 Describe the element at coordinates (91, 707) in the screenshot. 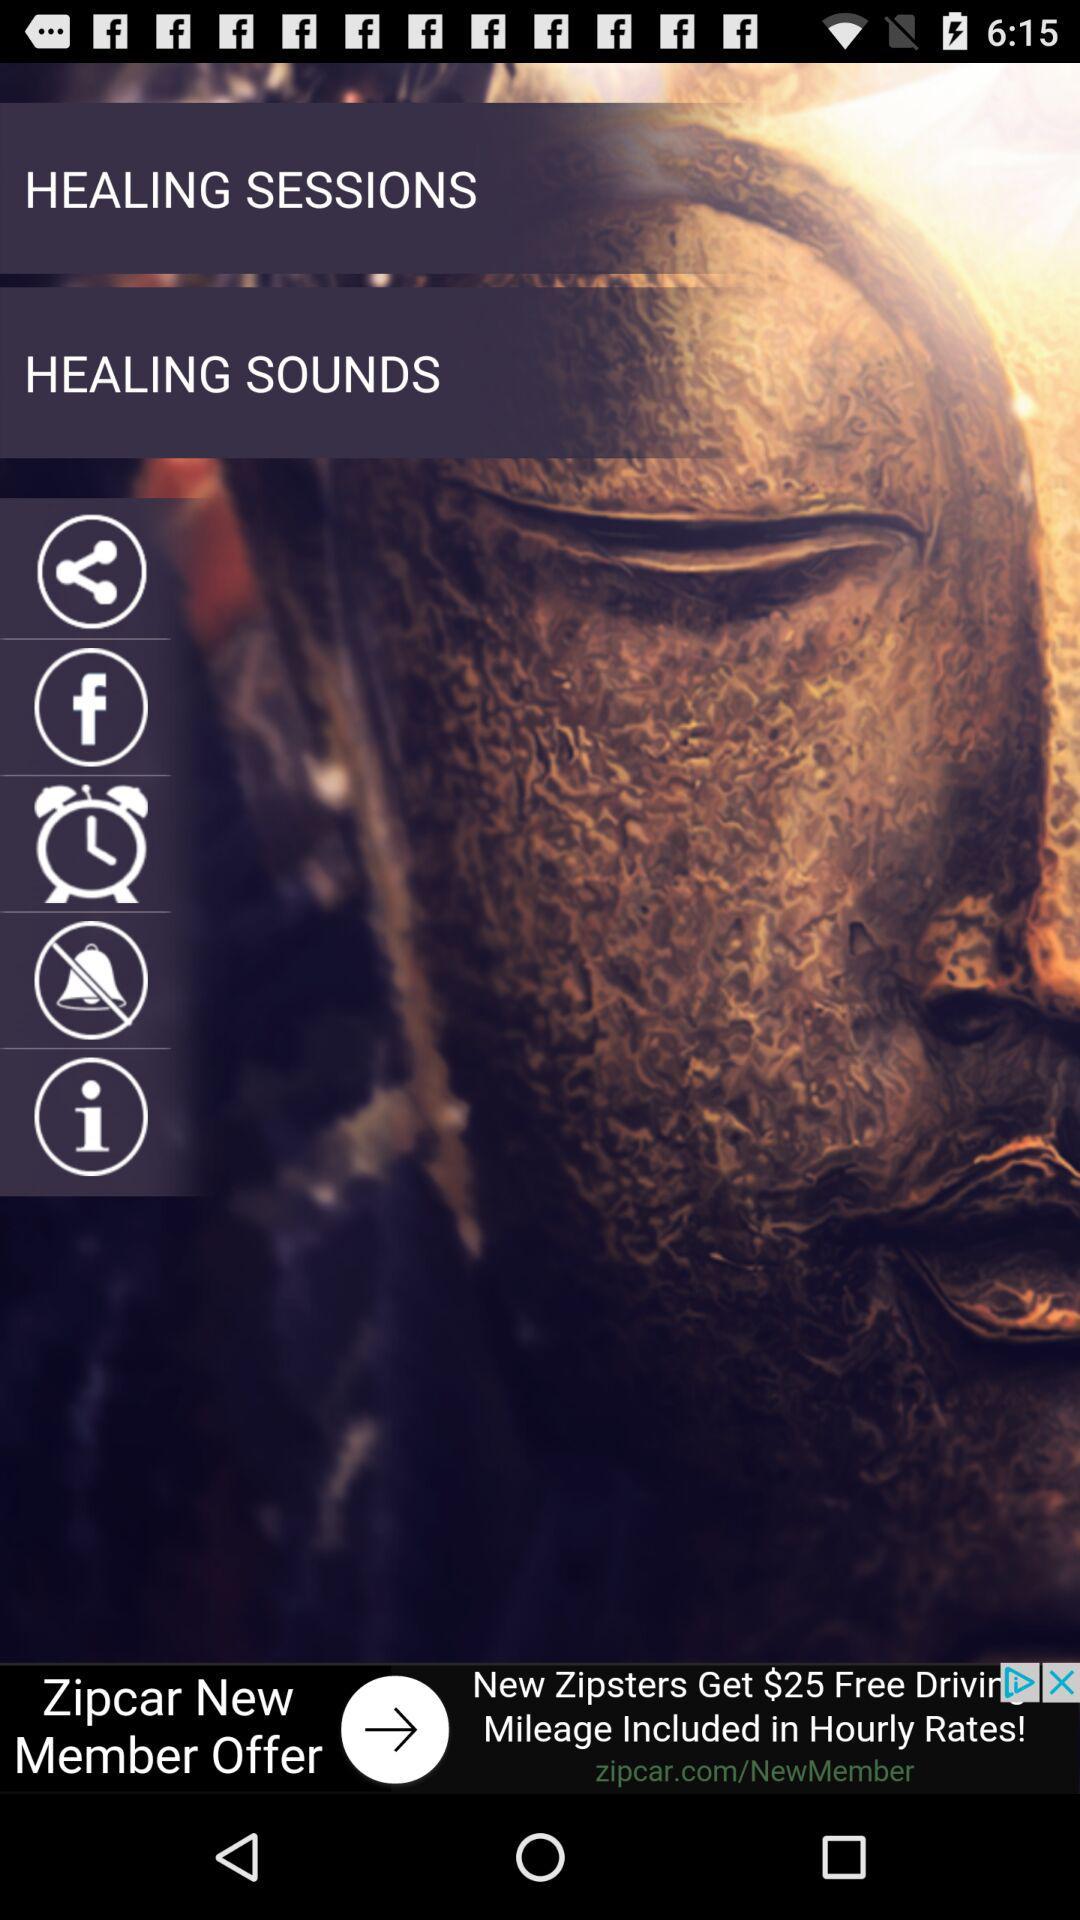

I see `share on facebook` at that location.